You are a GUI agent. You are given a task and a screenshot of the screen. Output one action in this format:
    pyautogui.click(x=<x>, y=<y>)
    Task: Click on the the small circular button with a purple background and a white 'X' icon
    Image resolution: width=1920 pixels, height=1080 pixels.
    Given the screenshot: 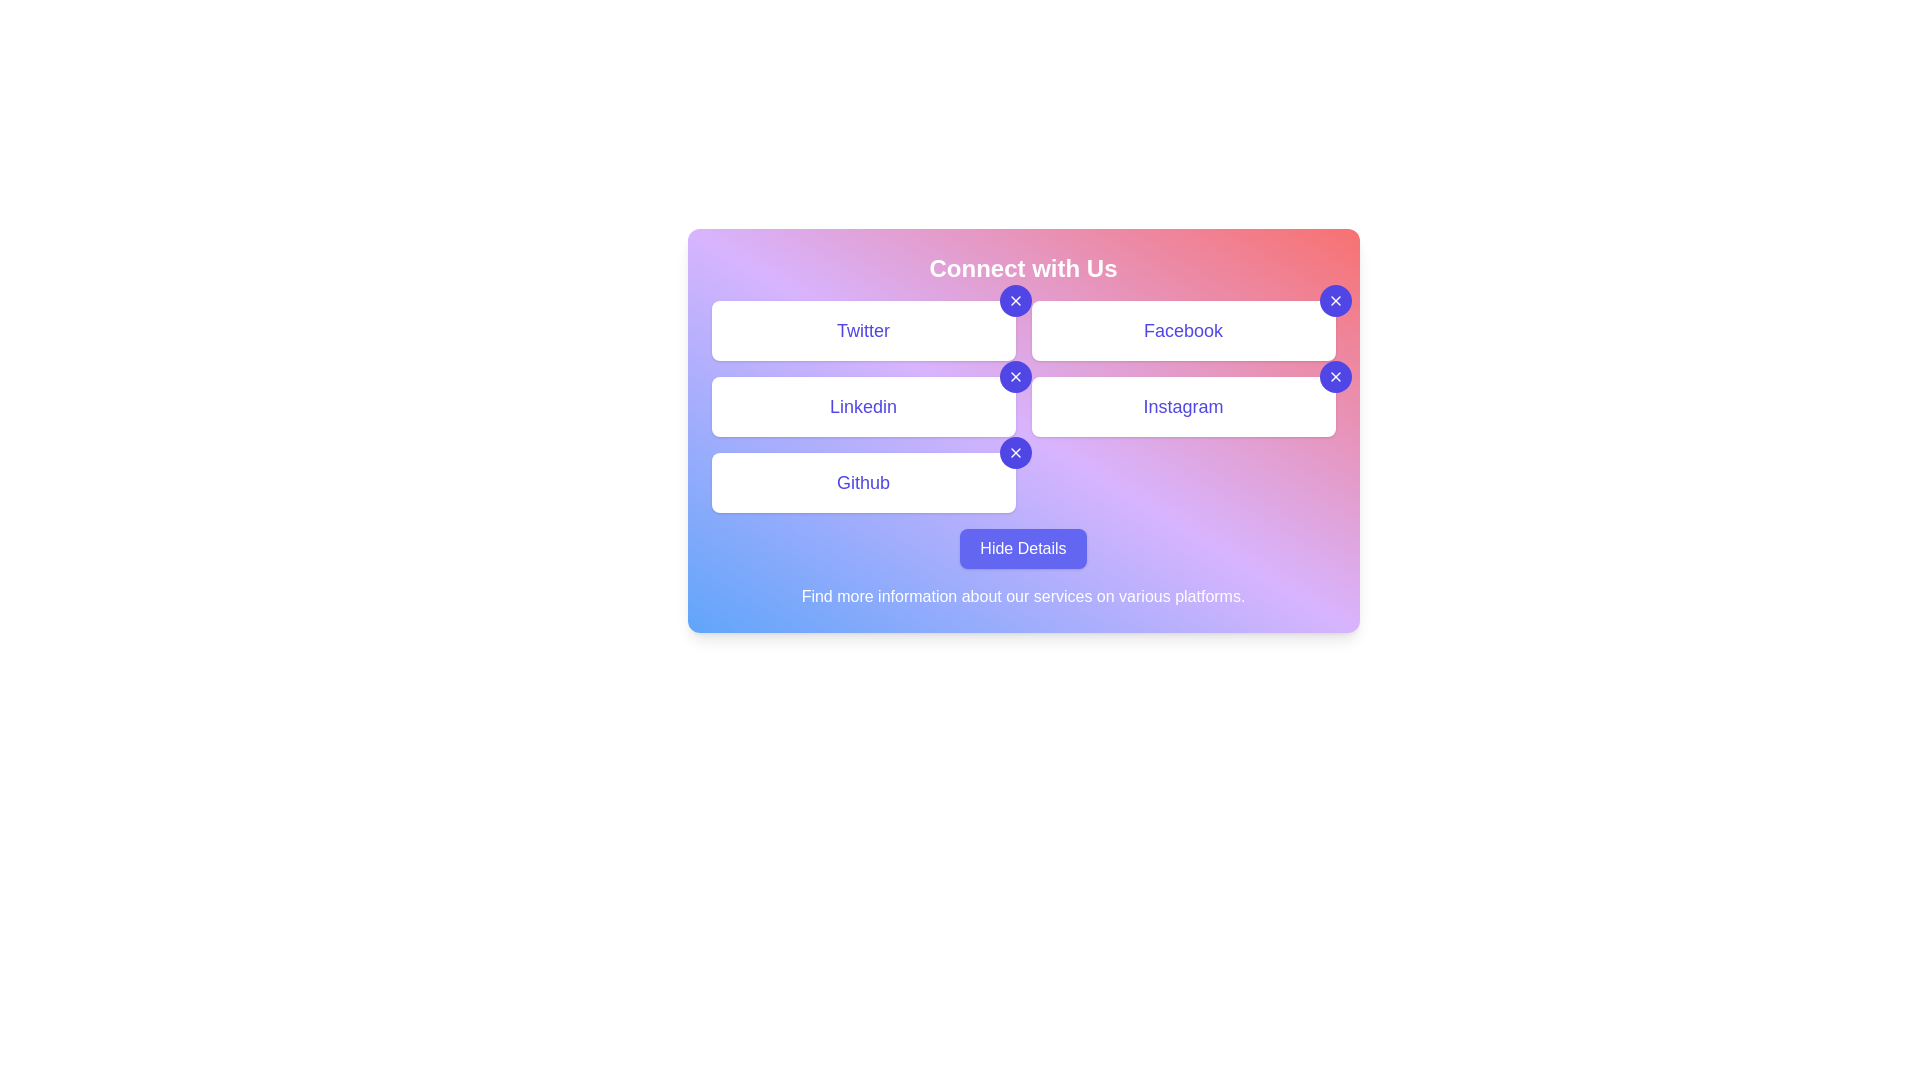 What is the action you would take?
    pyautogui.click(x=1015, y=452)
    